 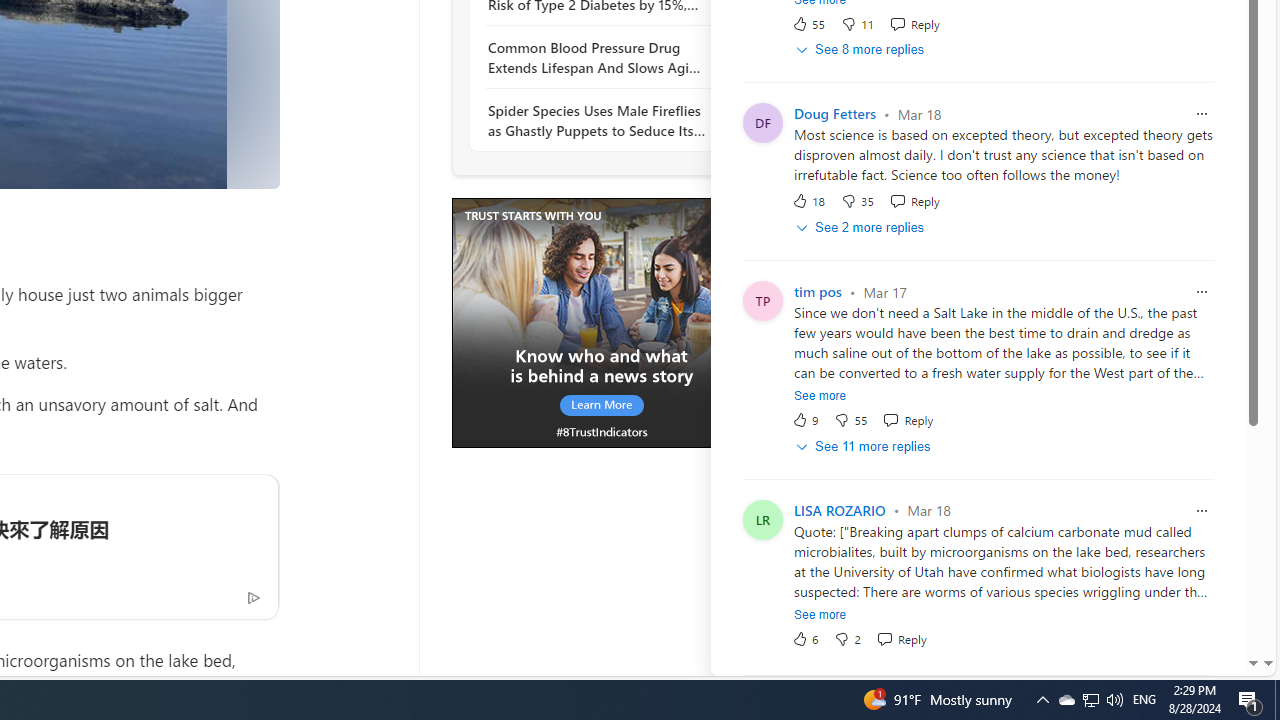 I want to click on 'See 8 more replies', so click(x=862, y=49).